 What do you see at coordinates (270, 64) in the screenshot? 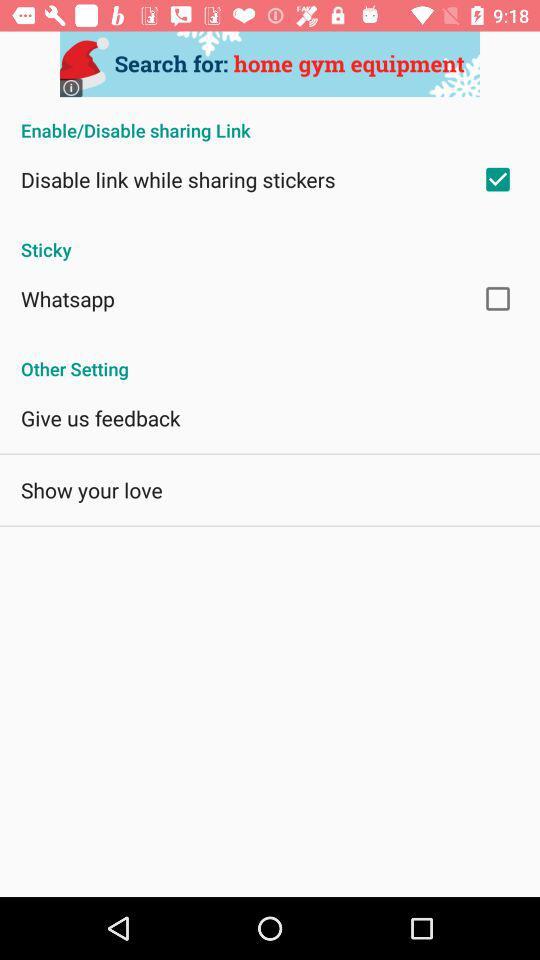
I see `item above the enable disable sharing app` at bounding box center [270, 64].